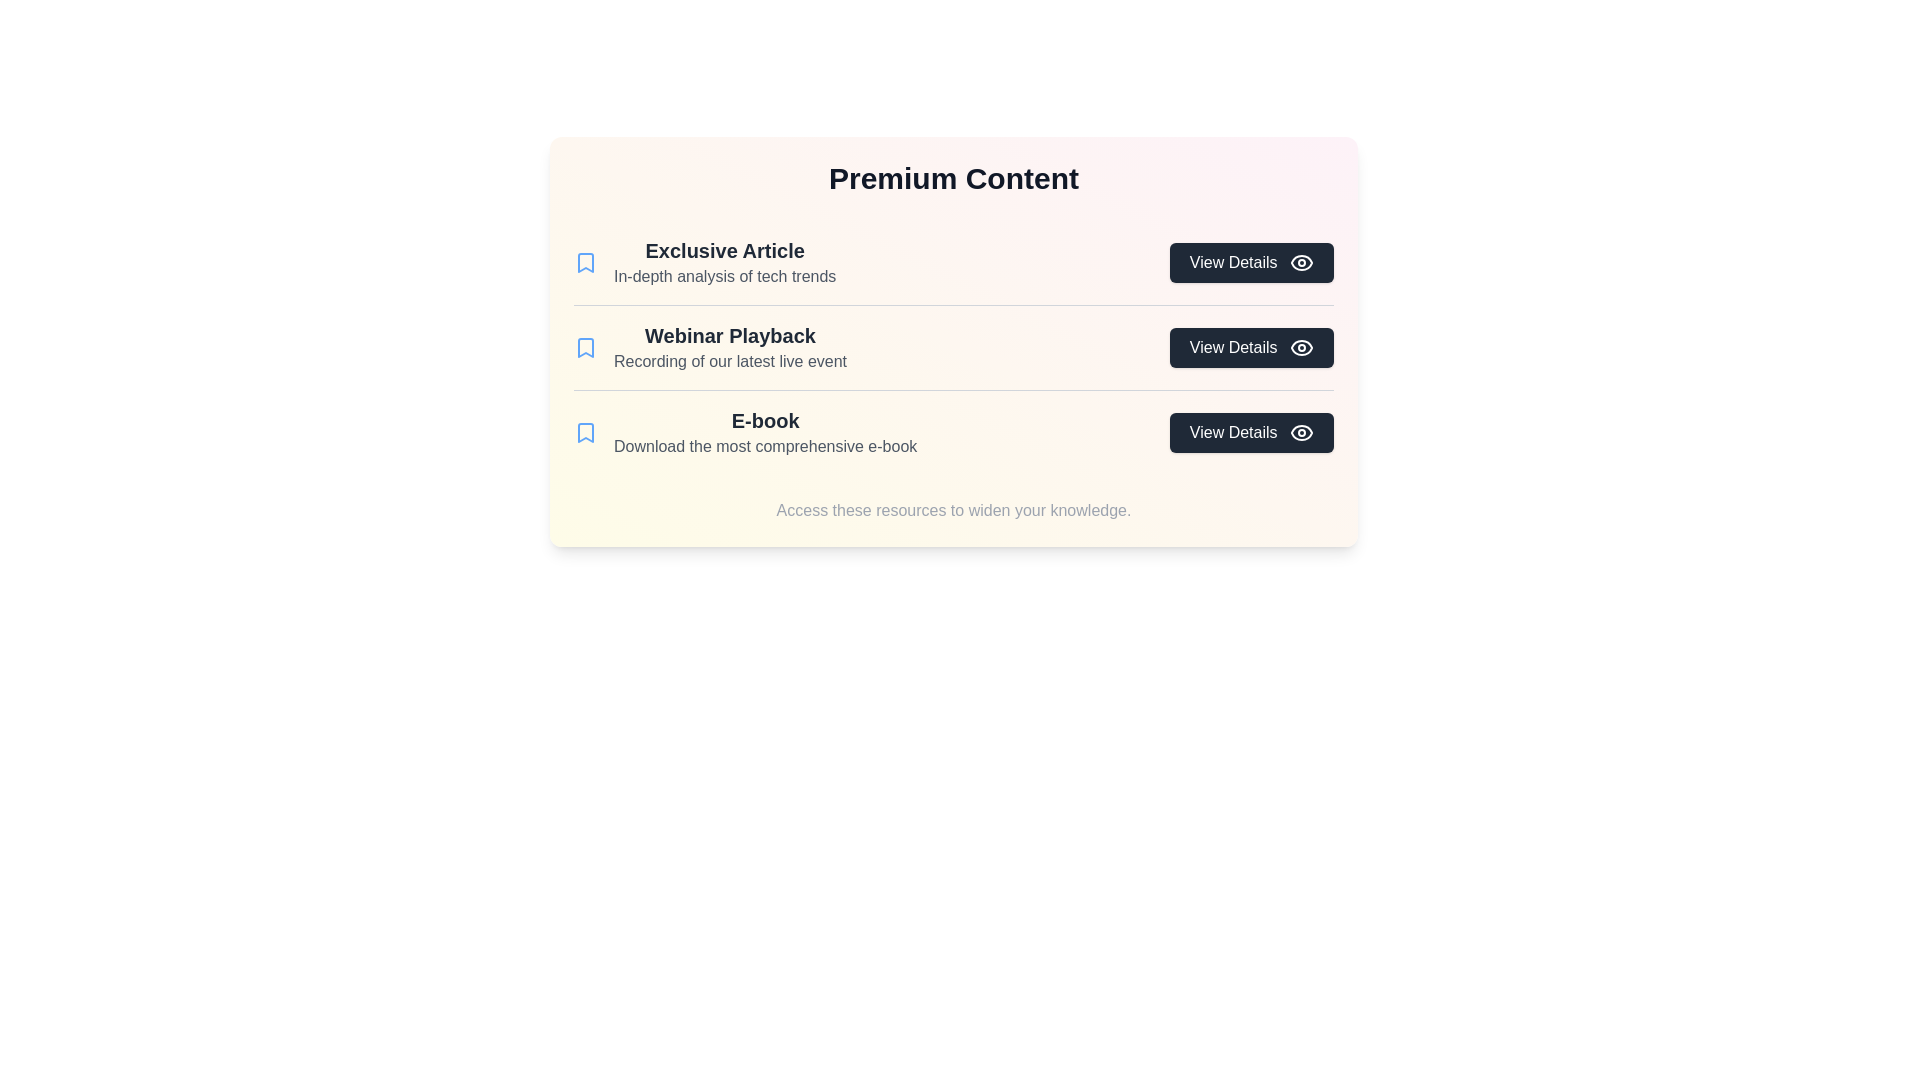 This screenshot has height=1080, width=1920. Describe the element at coordinates (584, 431) in the screenshot. I see `the bookmark icon for the content item titled E-book` at that location.